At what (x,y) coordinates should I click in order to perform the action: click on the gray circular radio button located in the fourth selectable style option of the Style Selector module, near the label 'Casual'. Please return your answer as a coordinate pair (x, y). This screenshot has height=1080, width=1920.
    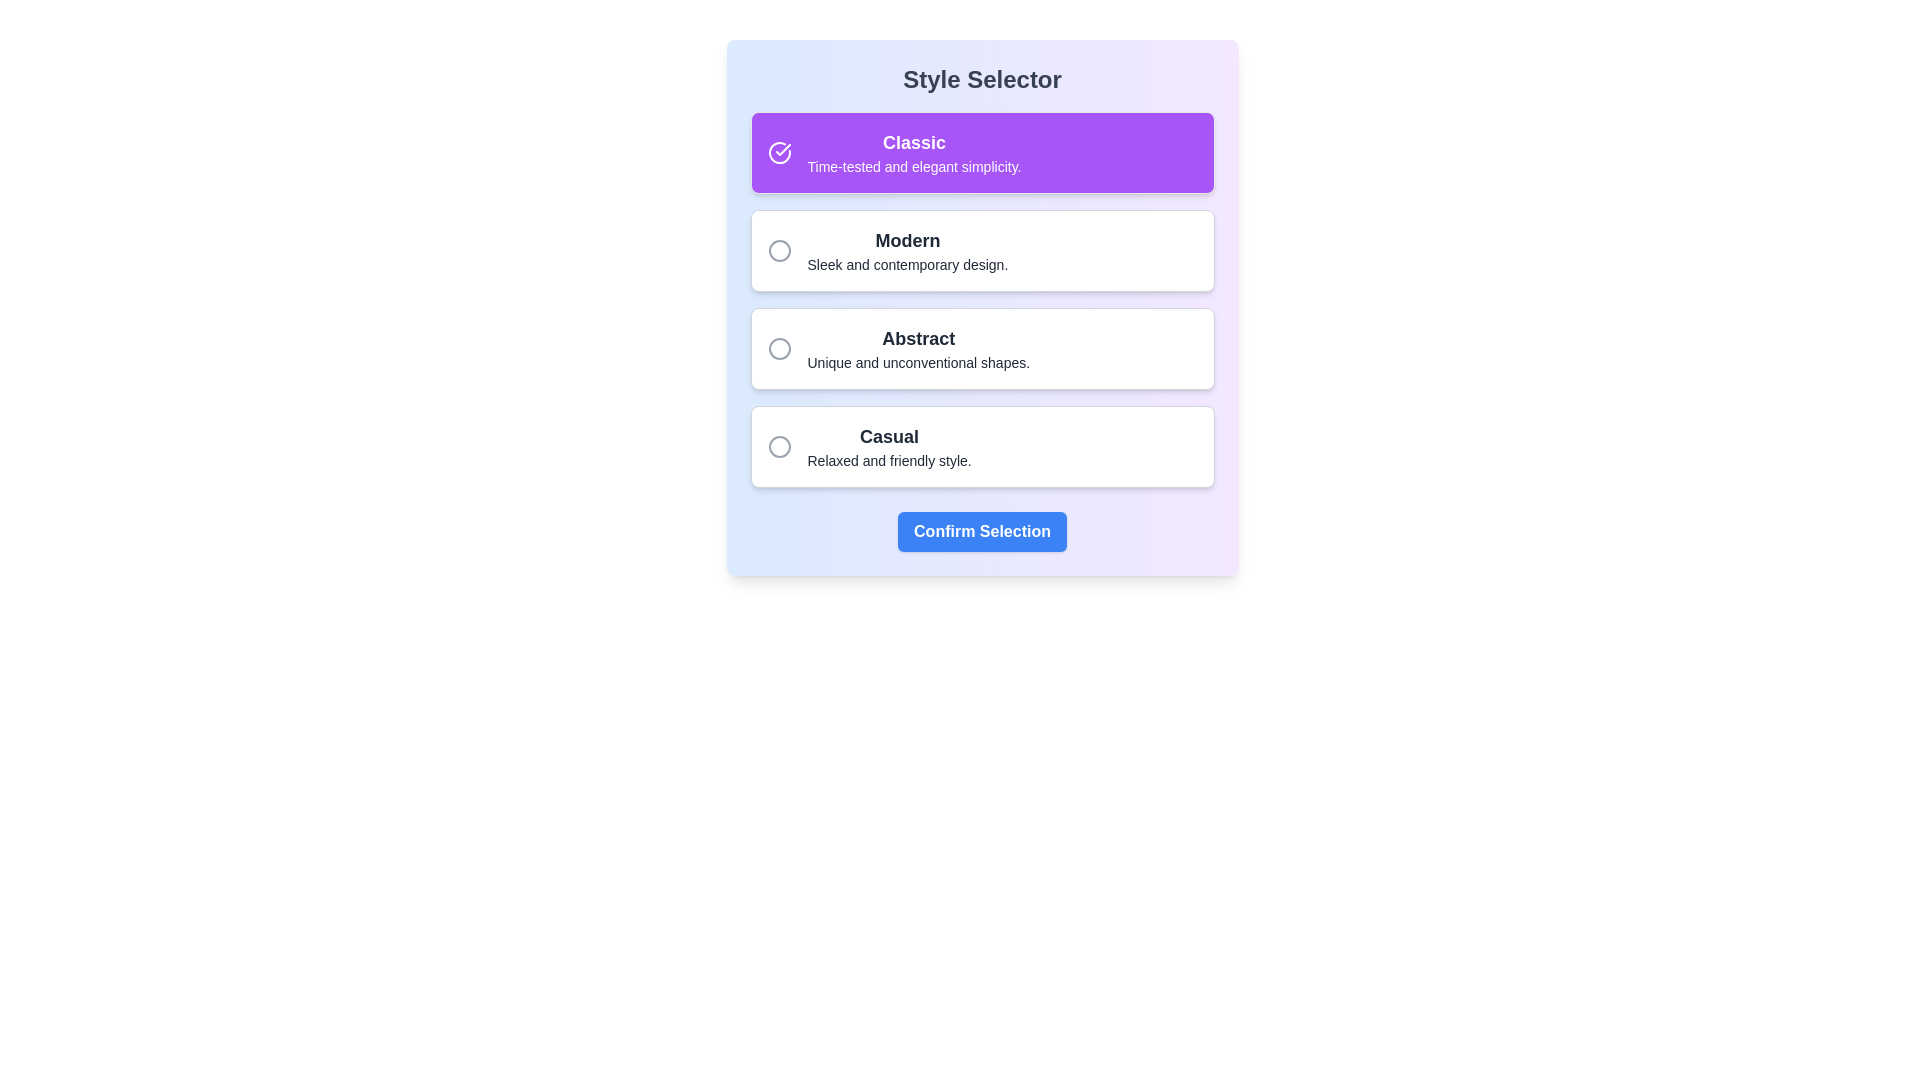
    Looking at the image, I should click on (778, 446).